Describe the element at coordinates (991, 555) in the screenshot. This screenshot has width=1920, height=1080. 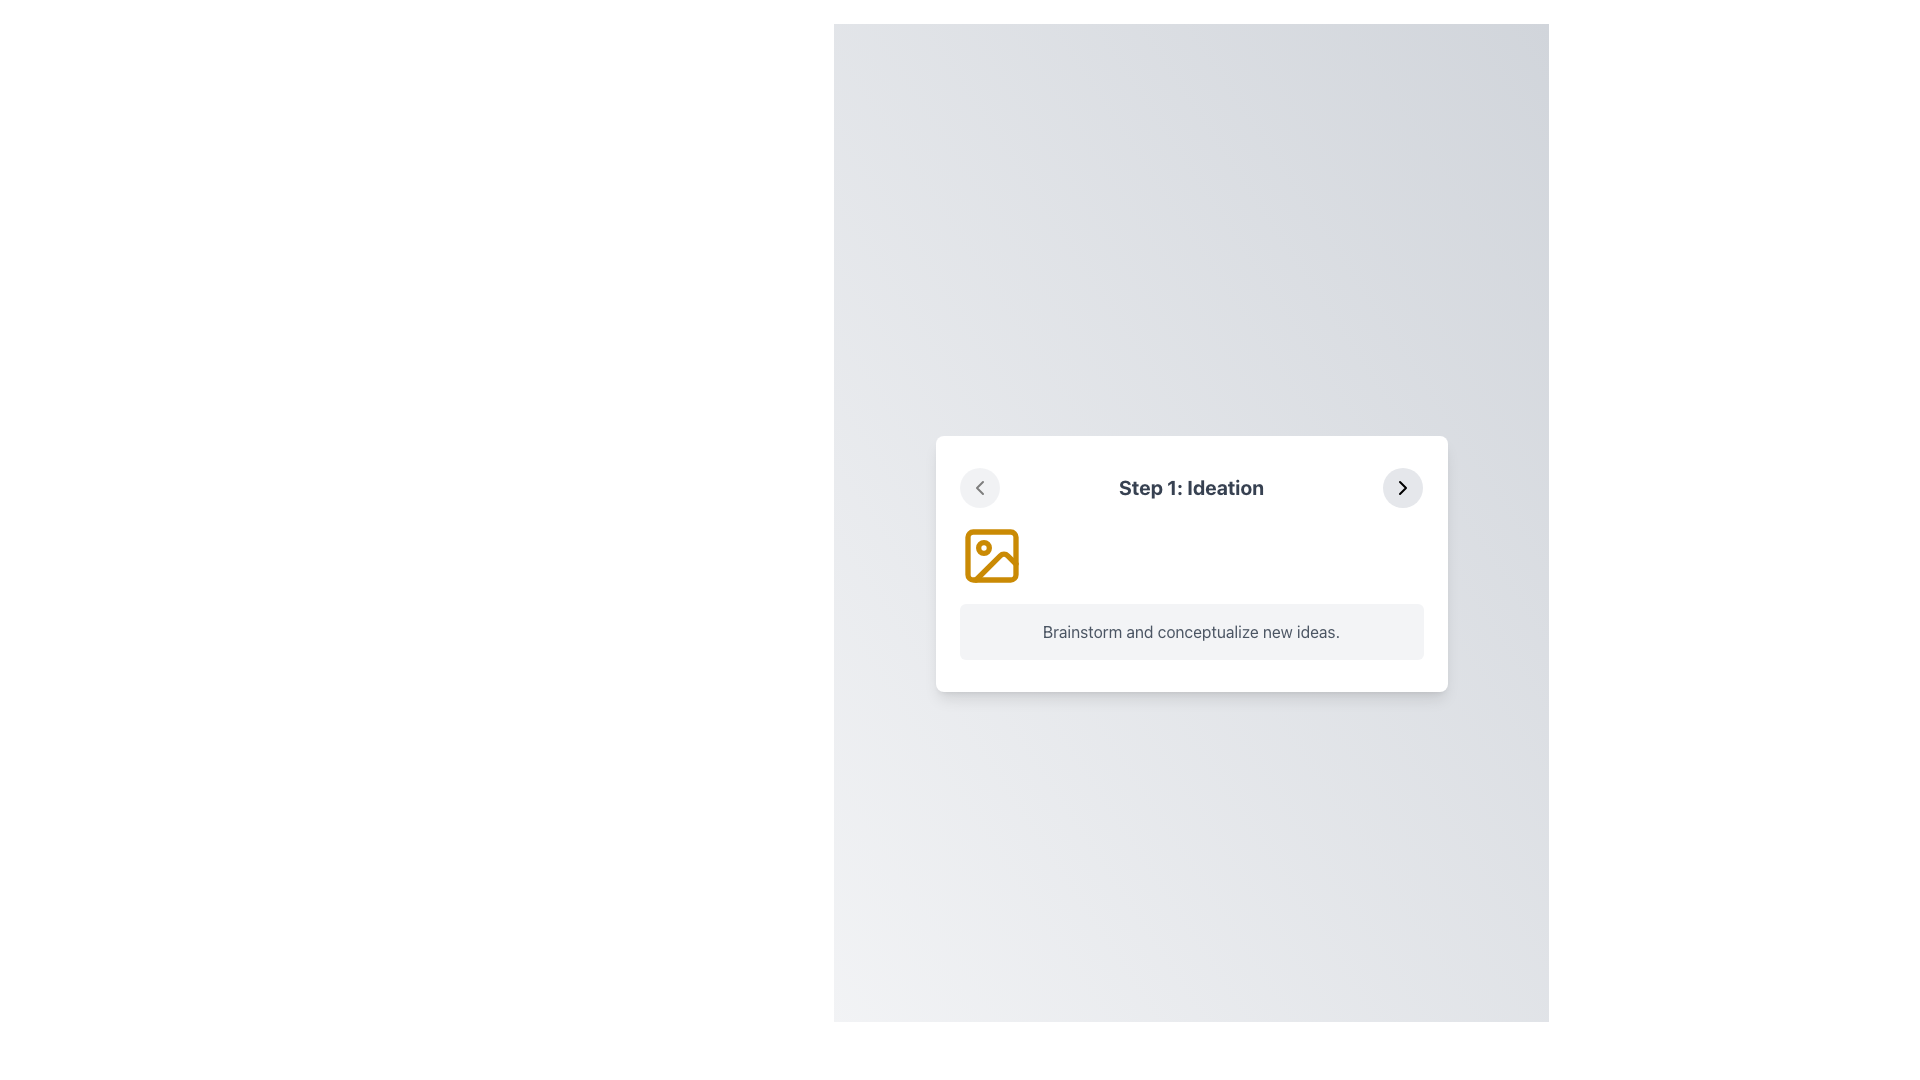
I see `the golden yellow icon with rounded corners, located to the left of the 'Step 1: Ideation' title text, for contextual information` at that location.